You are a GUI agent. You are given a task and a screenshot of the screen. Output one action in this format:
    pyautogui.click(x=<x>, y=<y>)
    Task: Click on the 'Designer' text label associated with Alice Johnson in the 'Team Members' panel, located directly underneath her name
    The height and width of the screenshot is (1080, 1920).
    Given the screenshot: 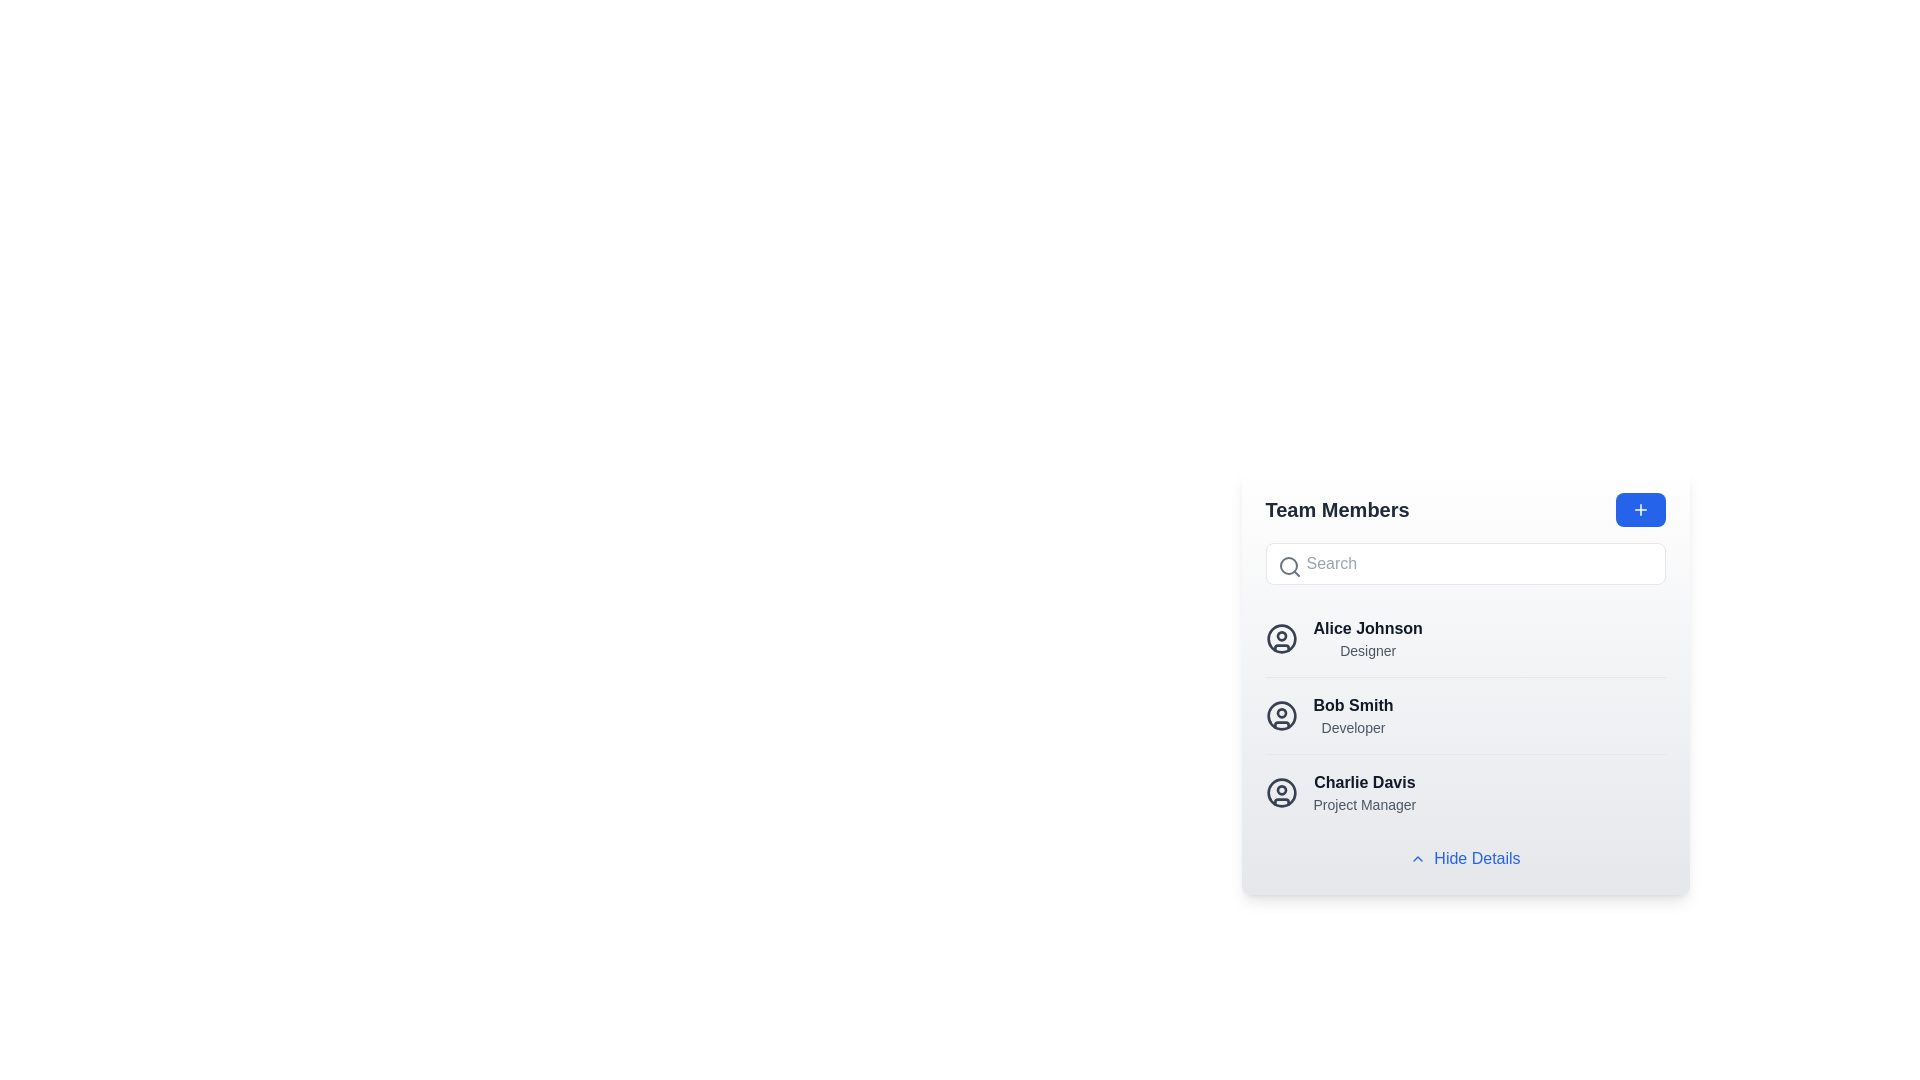 What is the action you would take?
    pyautogui.click(x=1367, y=651)
    